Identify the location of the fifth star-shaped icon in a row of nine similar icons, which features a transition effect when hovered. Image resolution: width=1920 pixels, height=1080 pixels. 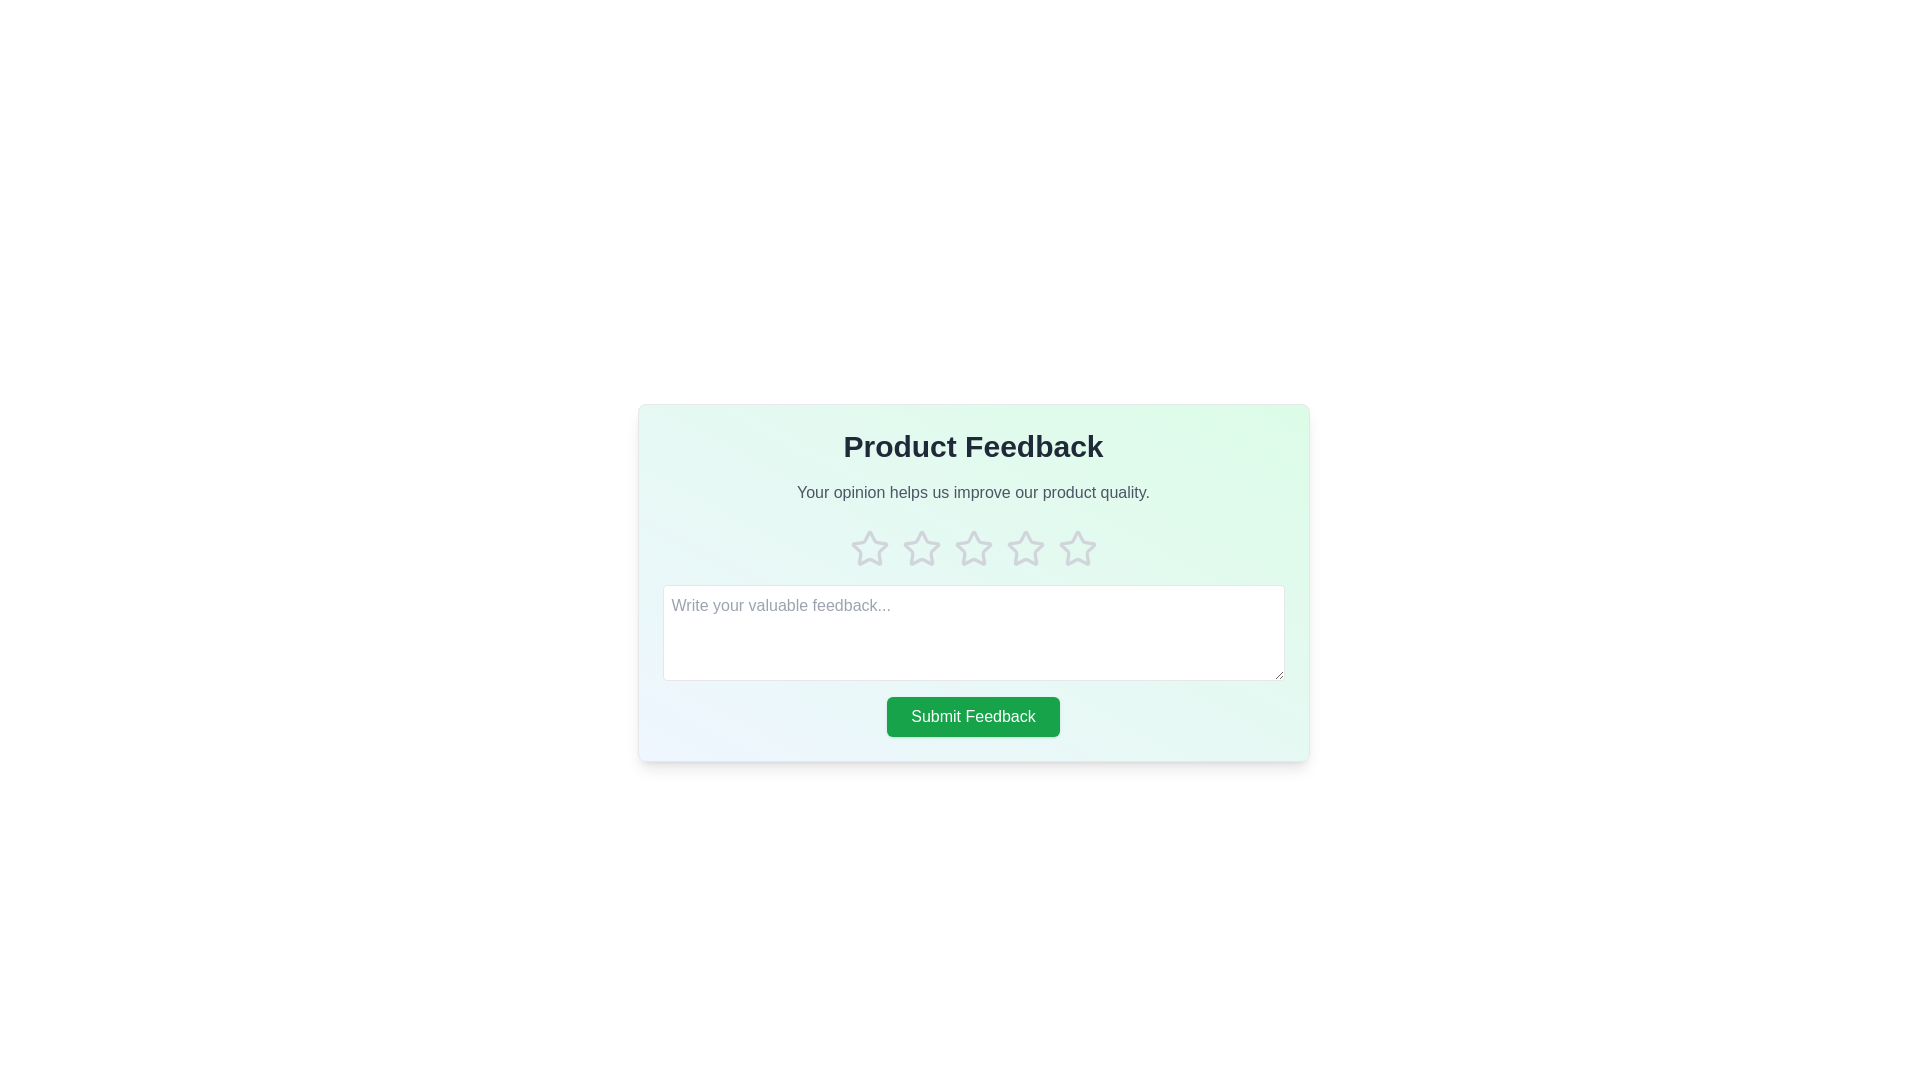
(1025, 548).